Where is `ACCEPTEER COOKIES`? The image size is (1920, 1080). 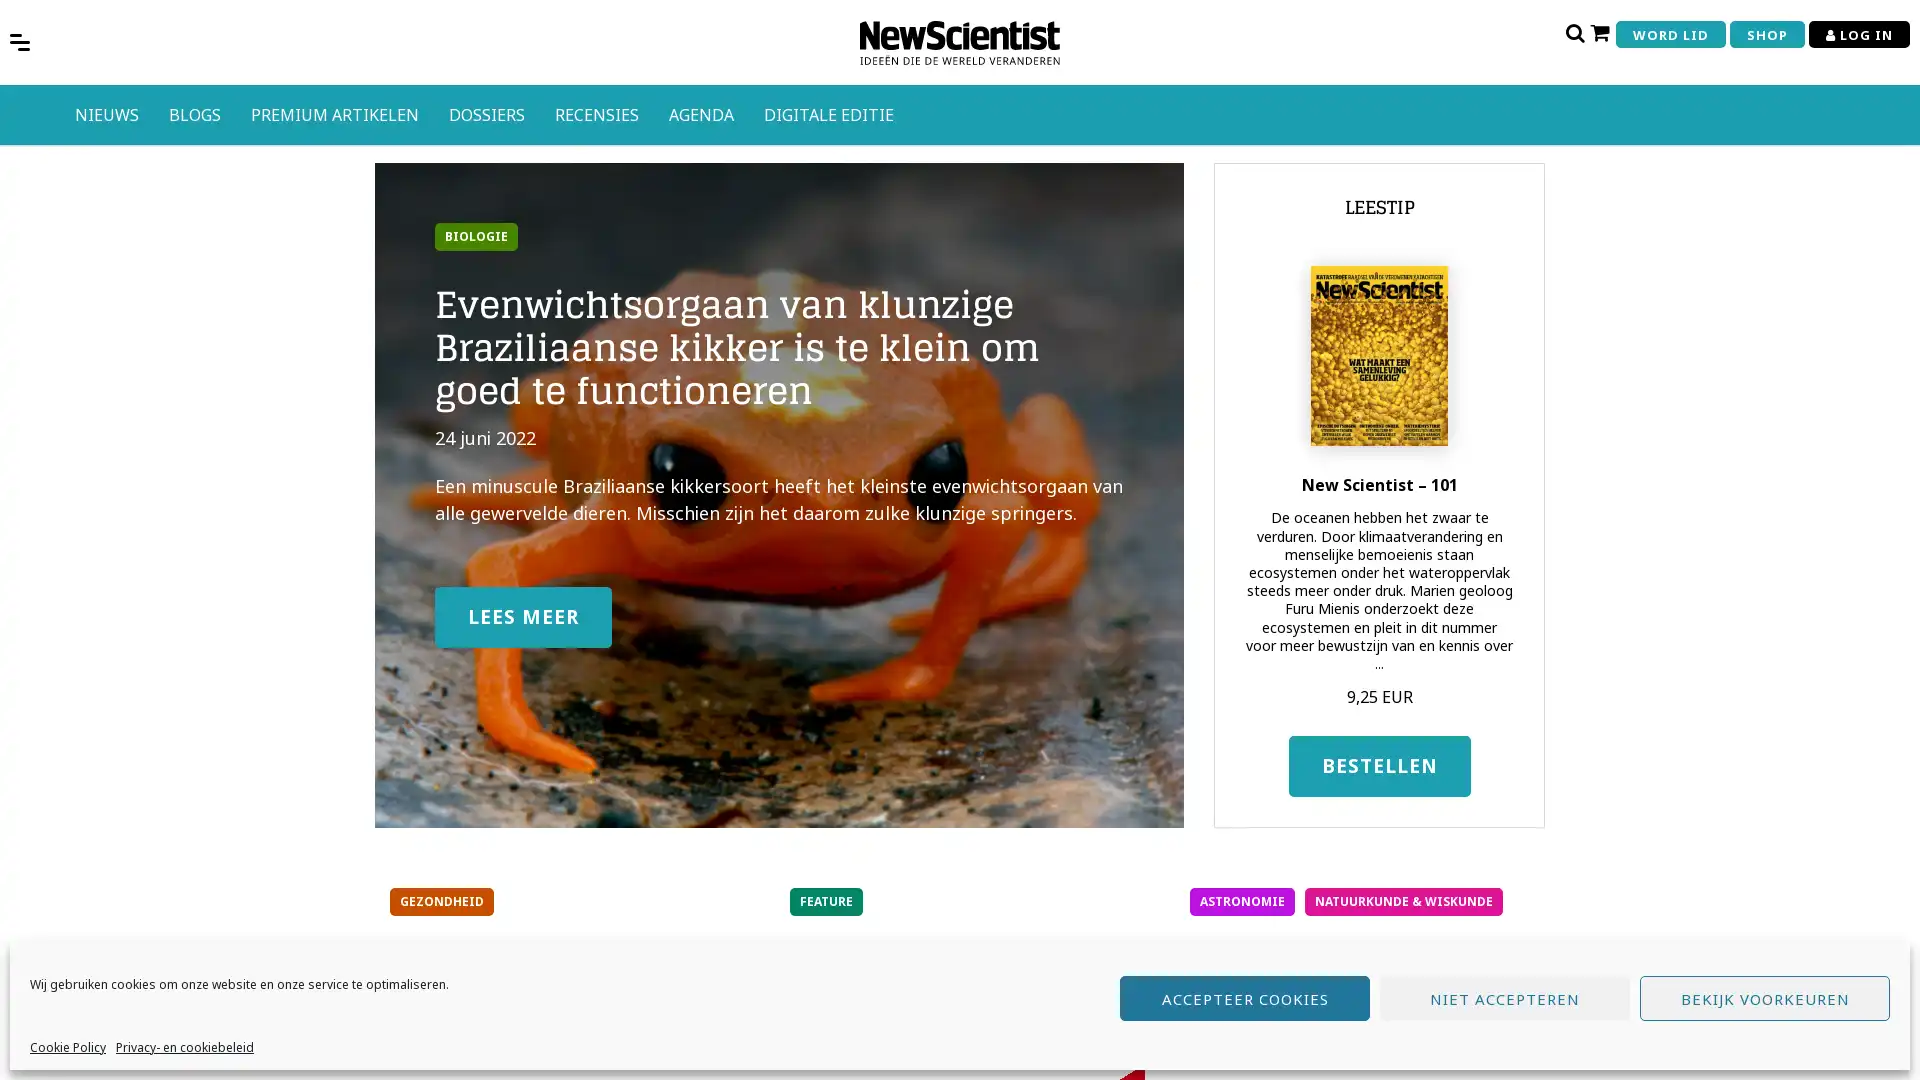
ACCEPTEER COOKIES is located at coordinates (1243, 998).